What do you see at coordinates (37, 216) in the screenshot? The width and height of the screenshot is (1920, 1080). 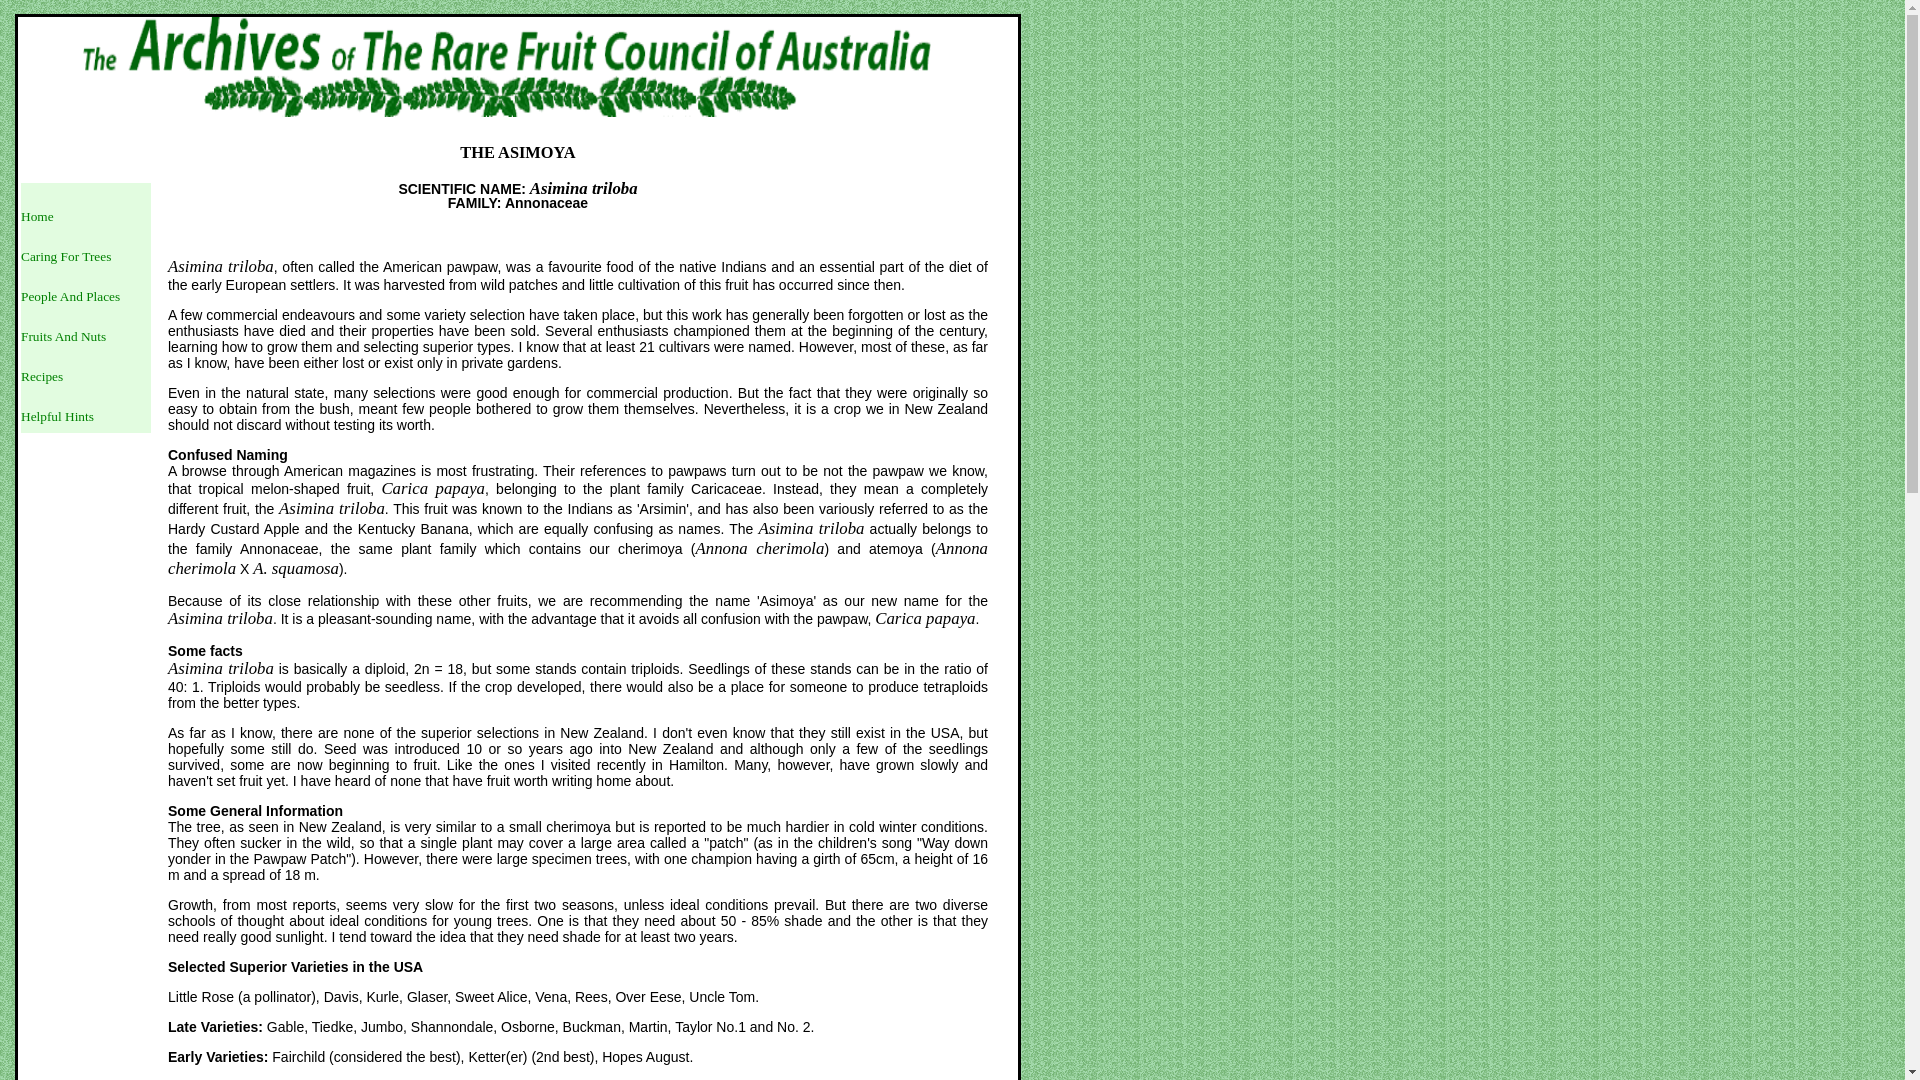 I see `'Home'` at bounding box center [37, 216].